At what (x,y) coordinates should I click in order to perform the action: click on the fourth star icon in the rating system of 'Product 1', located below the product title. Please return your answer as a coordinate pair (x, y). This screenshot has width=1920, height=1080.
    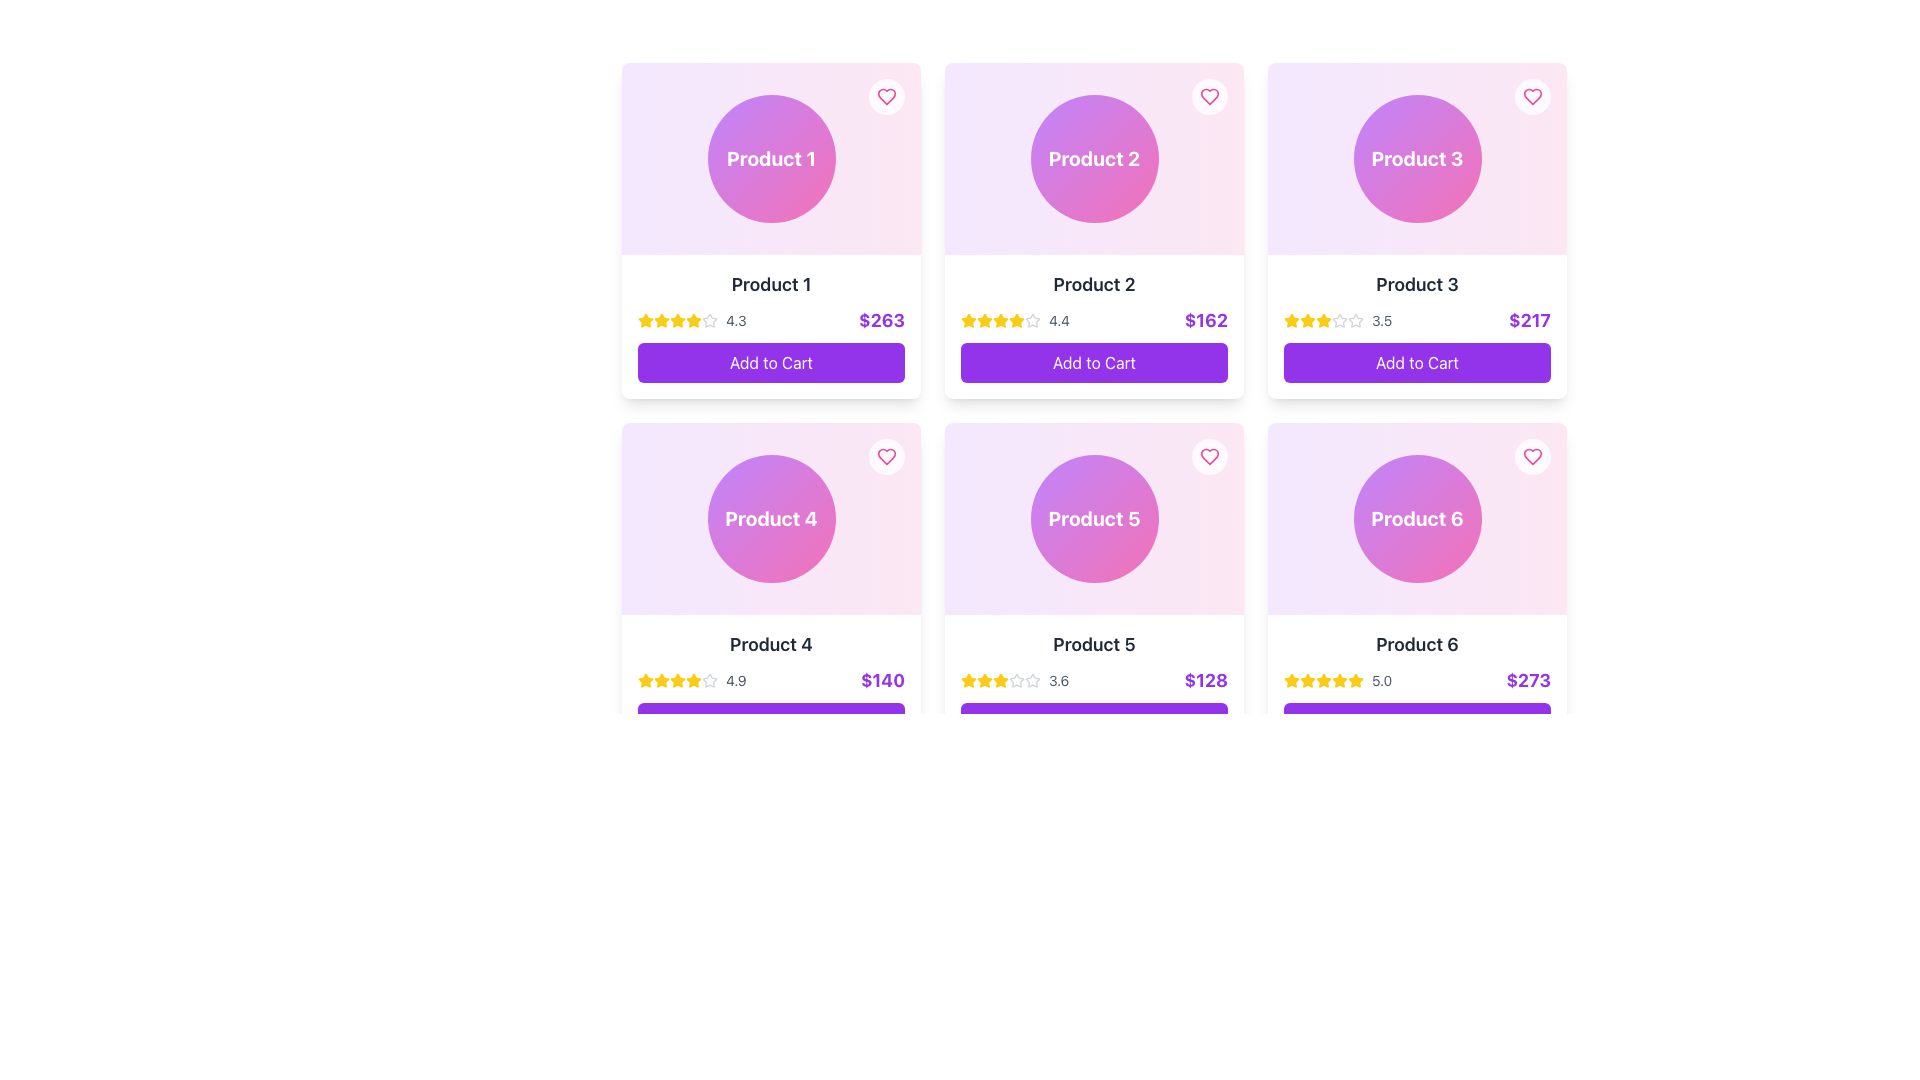
    Looking at the image, I should click on (710, 319).